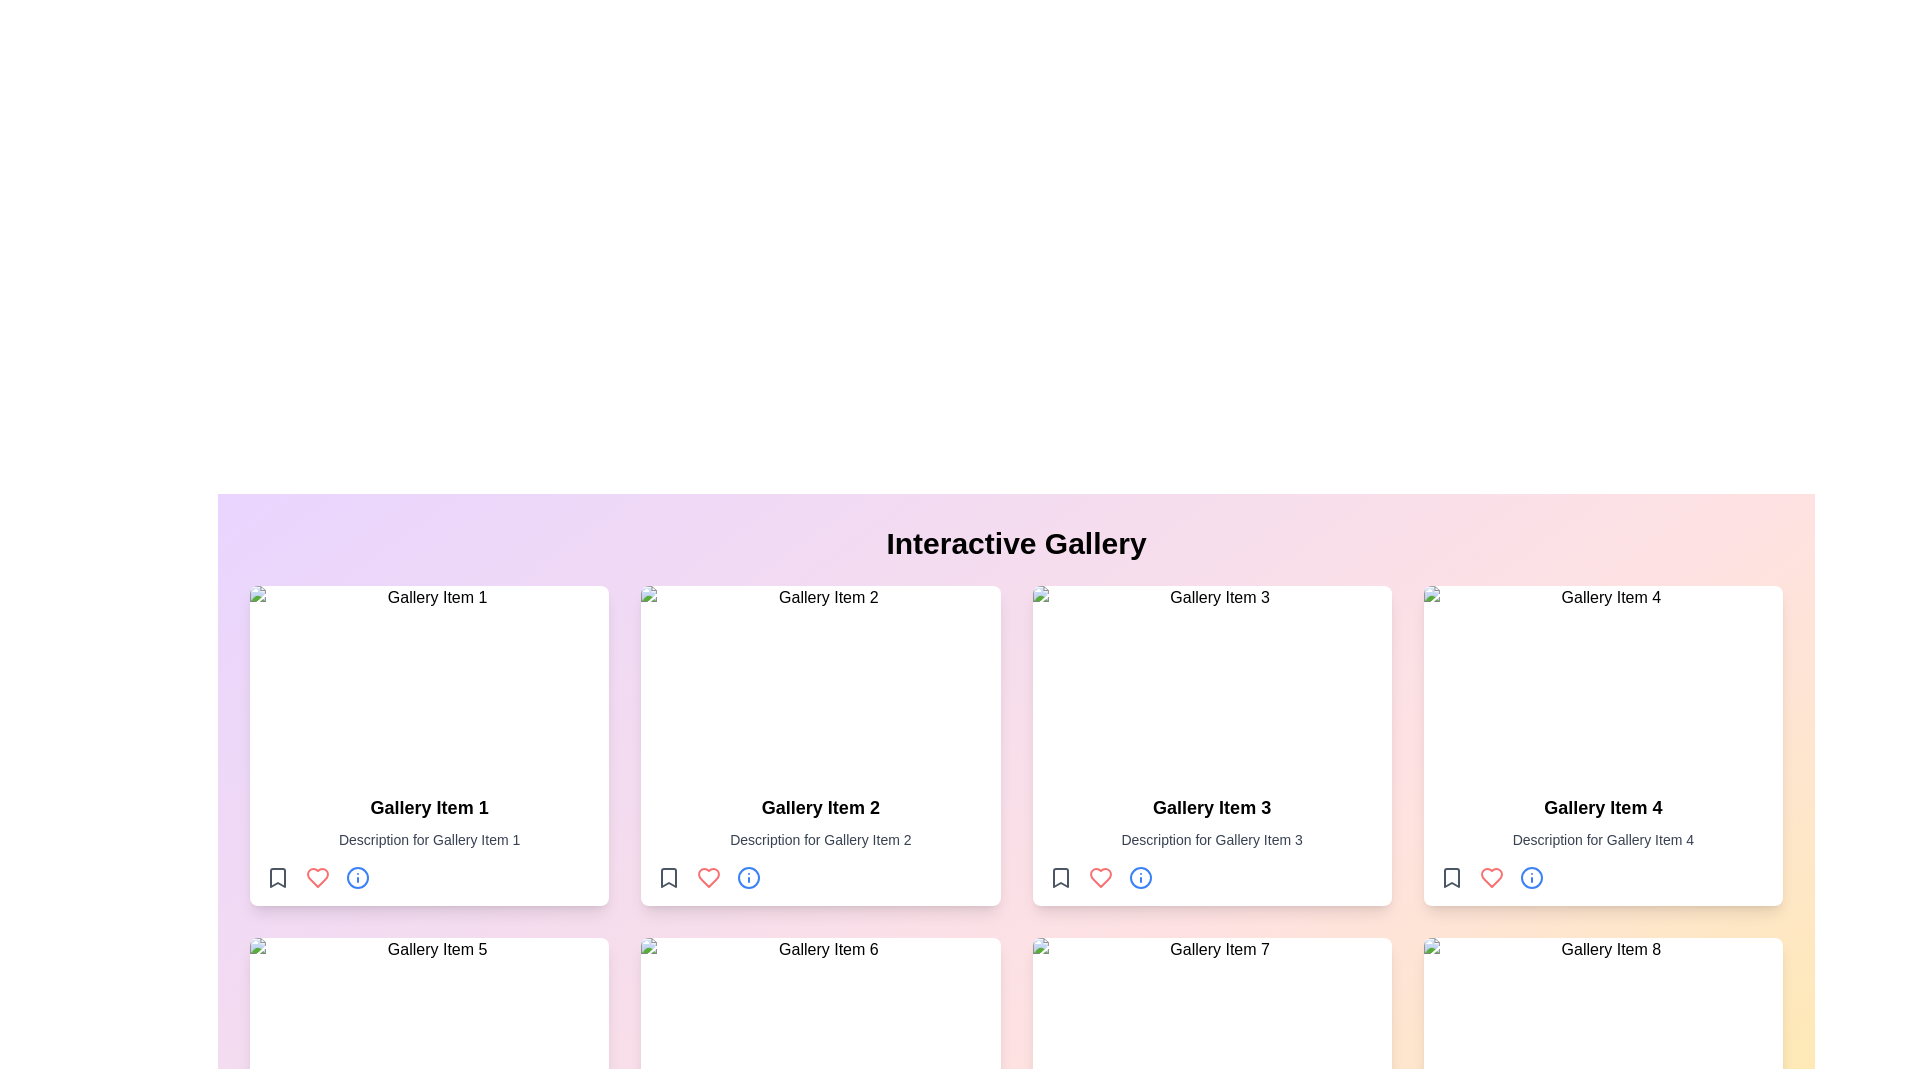  What do you see at coordinates (1451, 877) in the screenshot?
I see `the bookmark icon located in the bottom-left corner of the card titled 'Gallery Item 4'` at bounding box center [1451, 877].